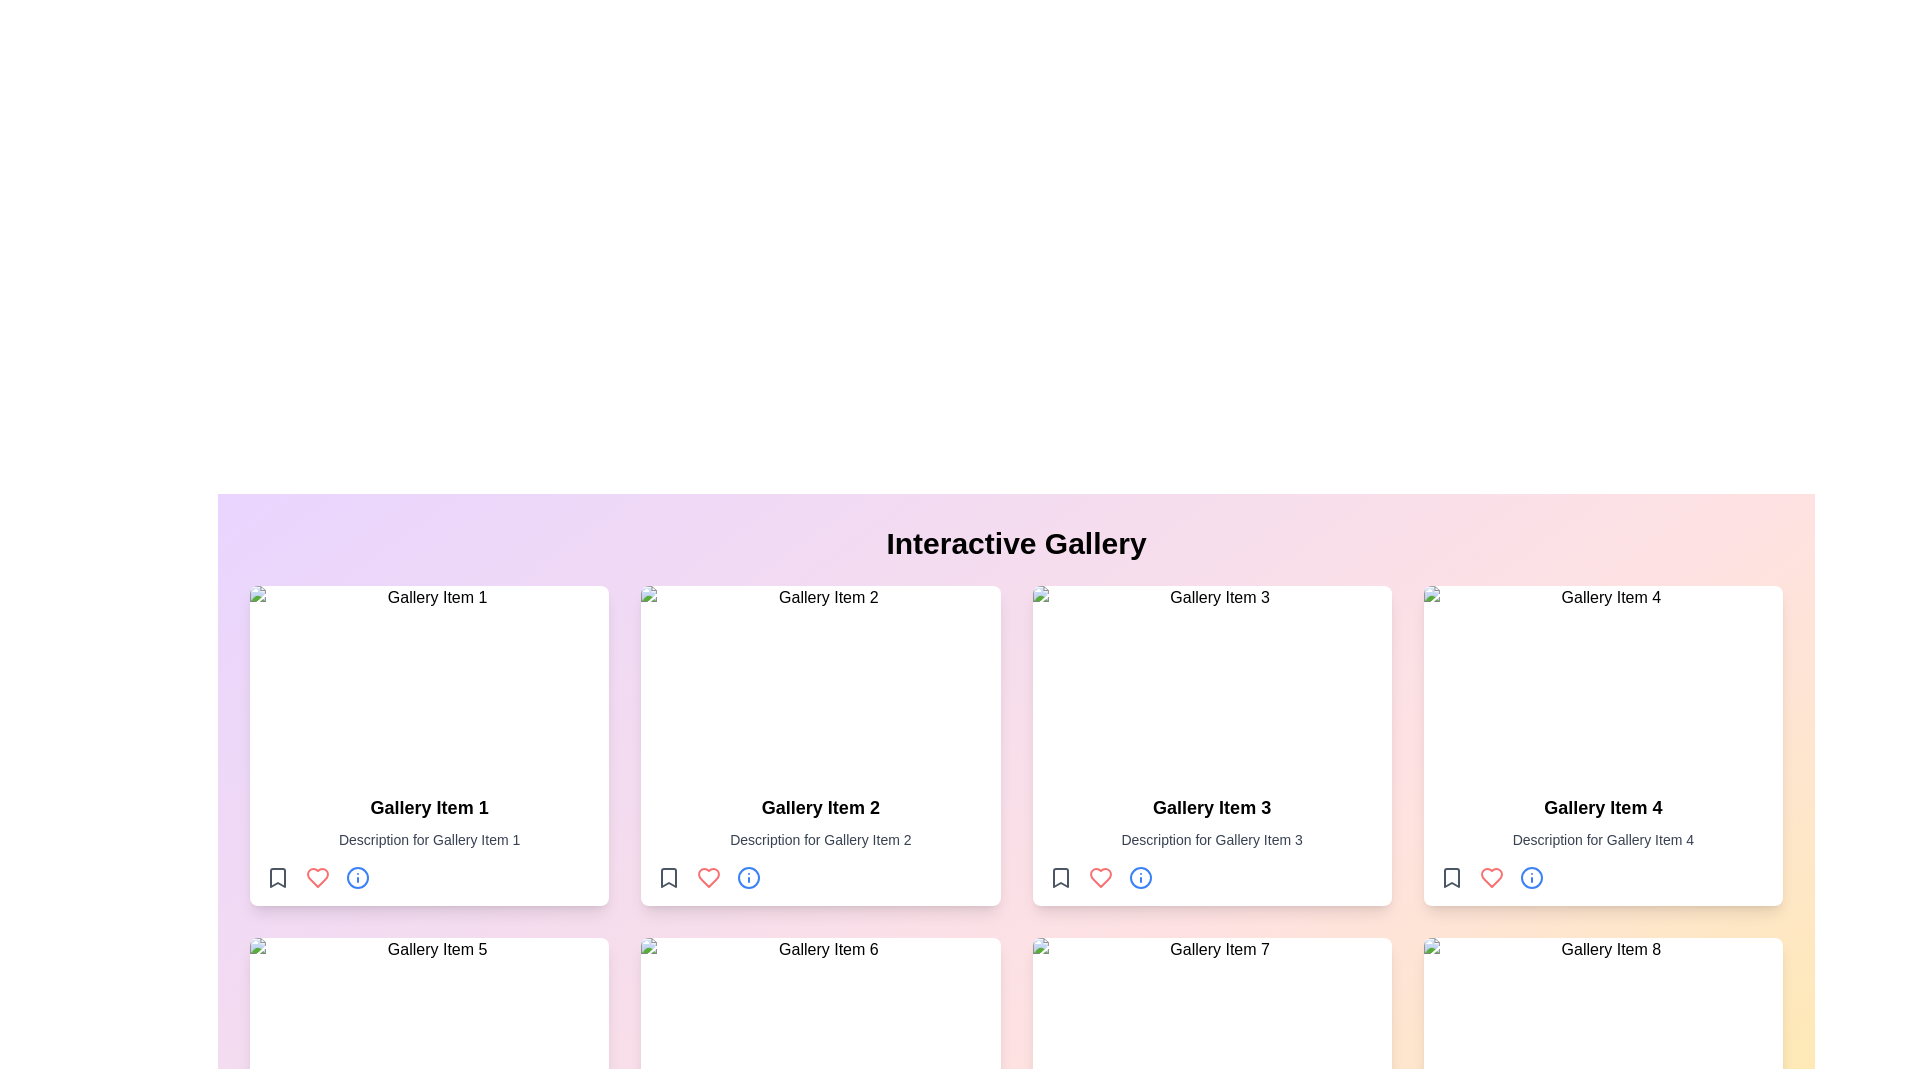  What do you see at coordinates (1451, 877) in the screenshot?
I see `the bookmark icon located in the bottom-left corner of the card titled 'Gallery Item 4'` at bounding box center [1451, 877].